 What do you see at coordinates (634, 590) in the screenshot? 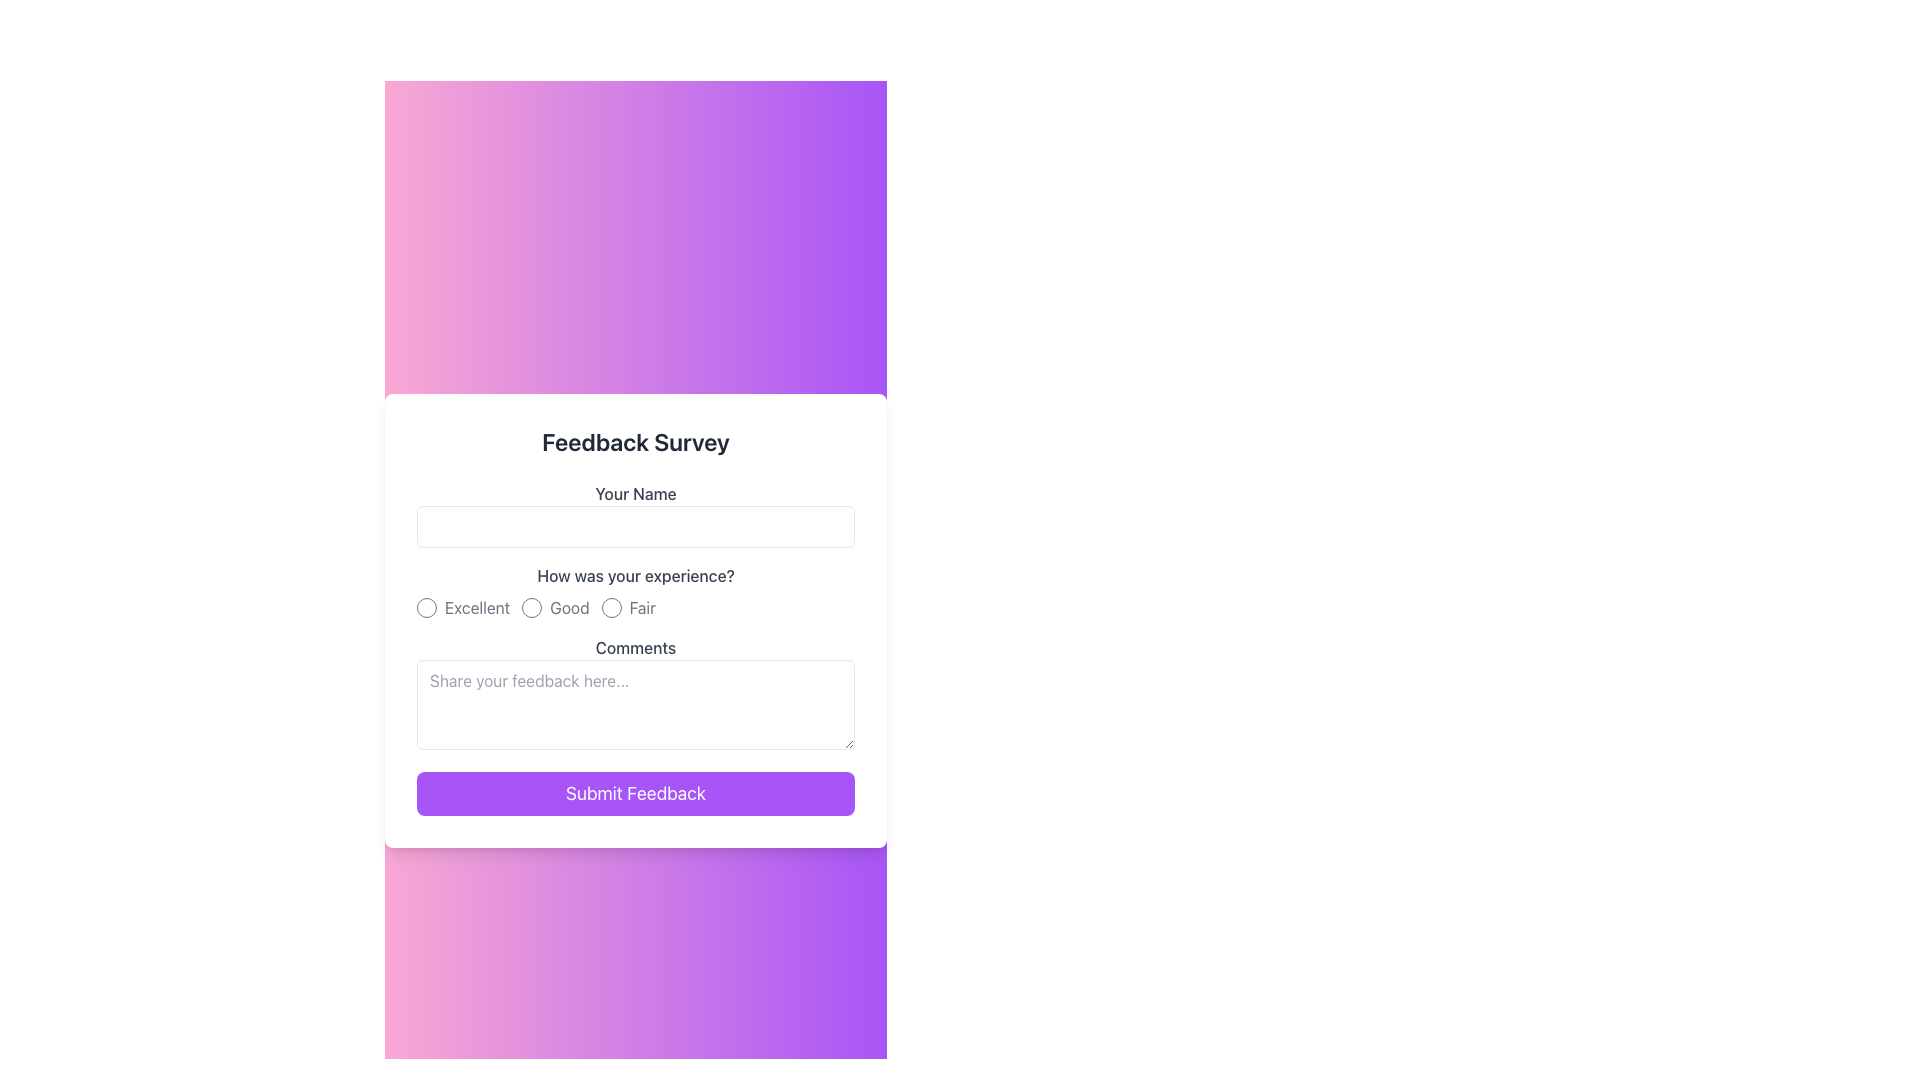
I see `the radio button group labeled 'How was your experience?'` at bounding box center [634, 590].